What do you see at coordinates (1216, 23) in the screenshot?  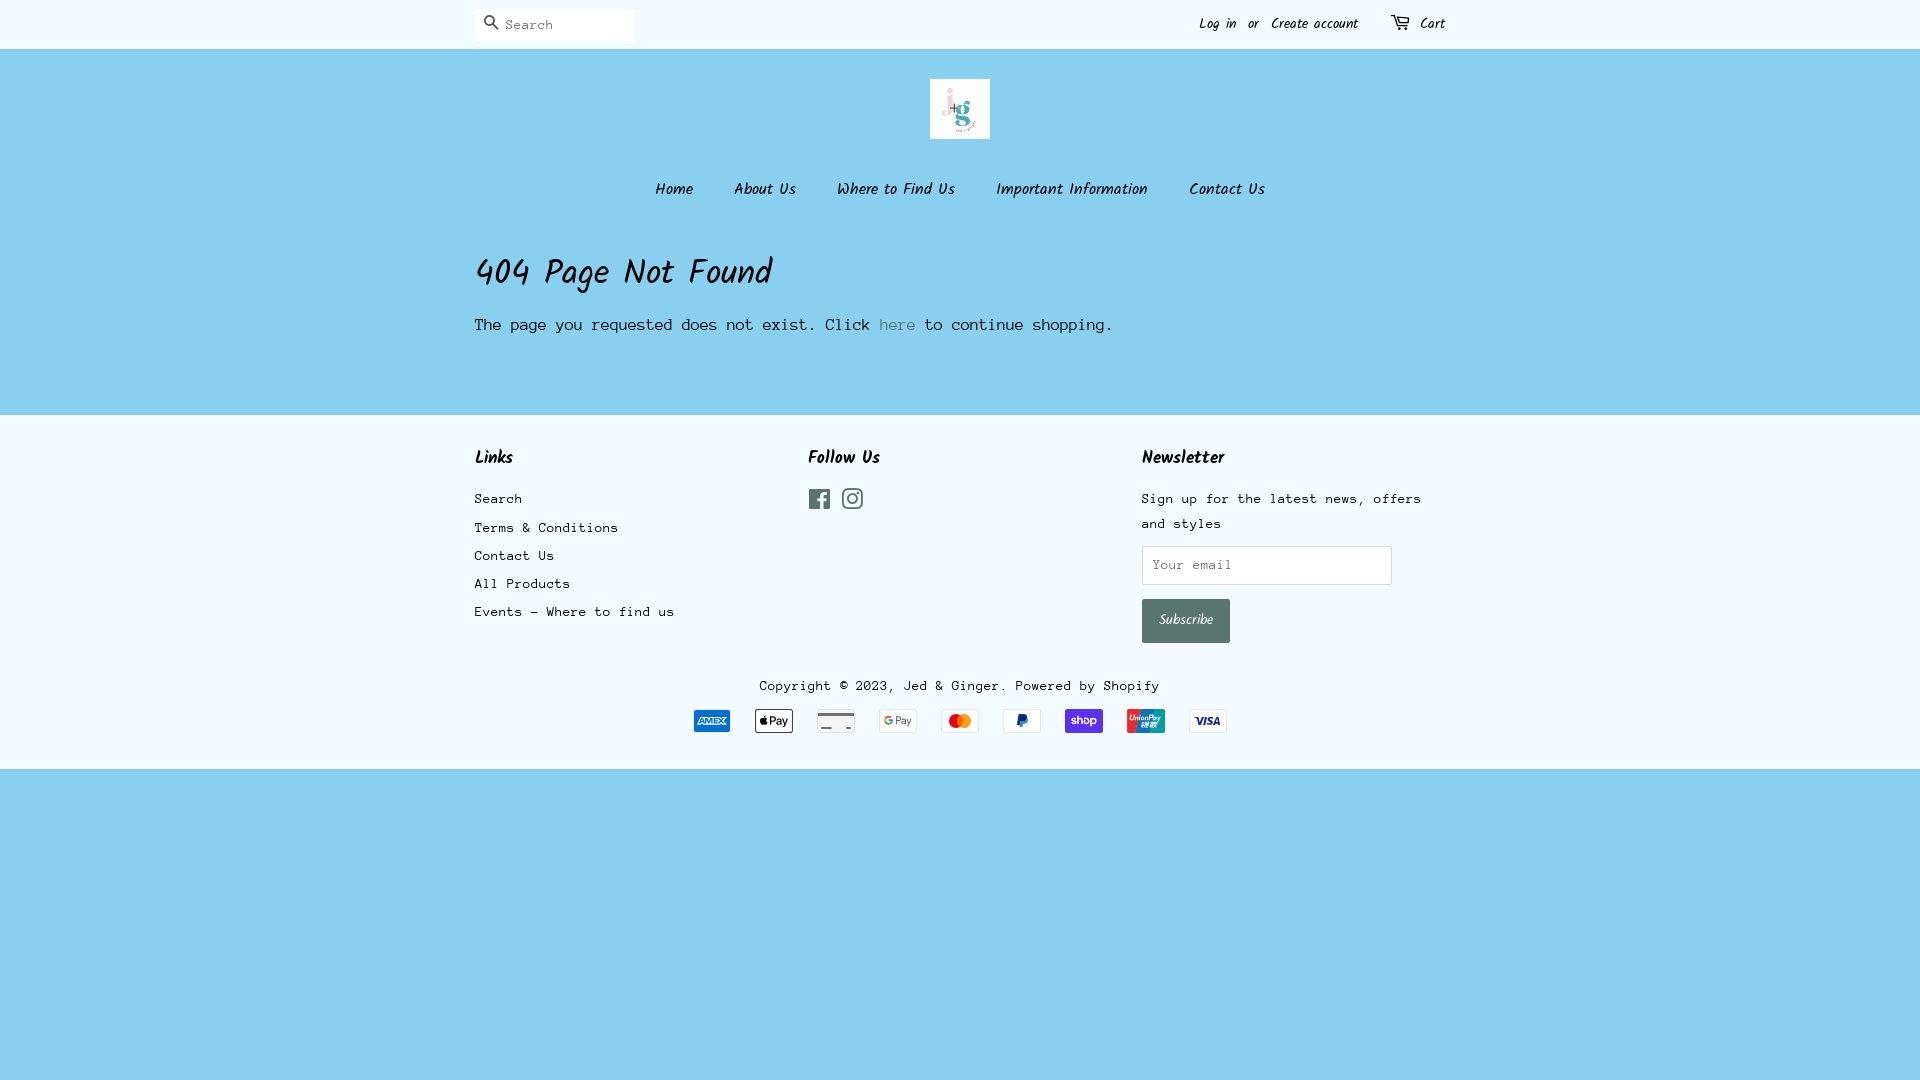 I see `'Log in'` at bounding box center [1216, 23].